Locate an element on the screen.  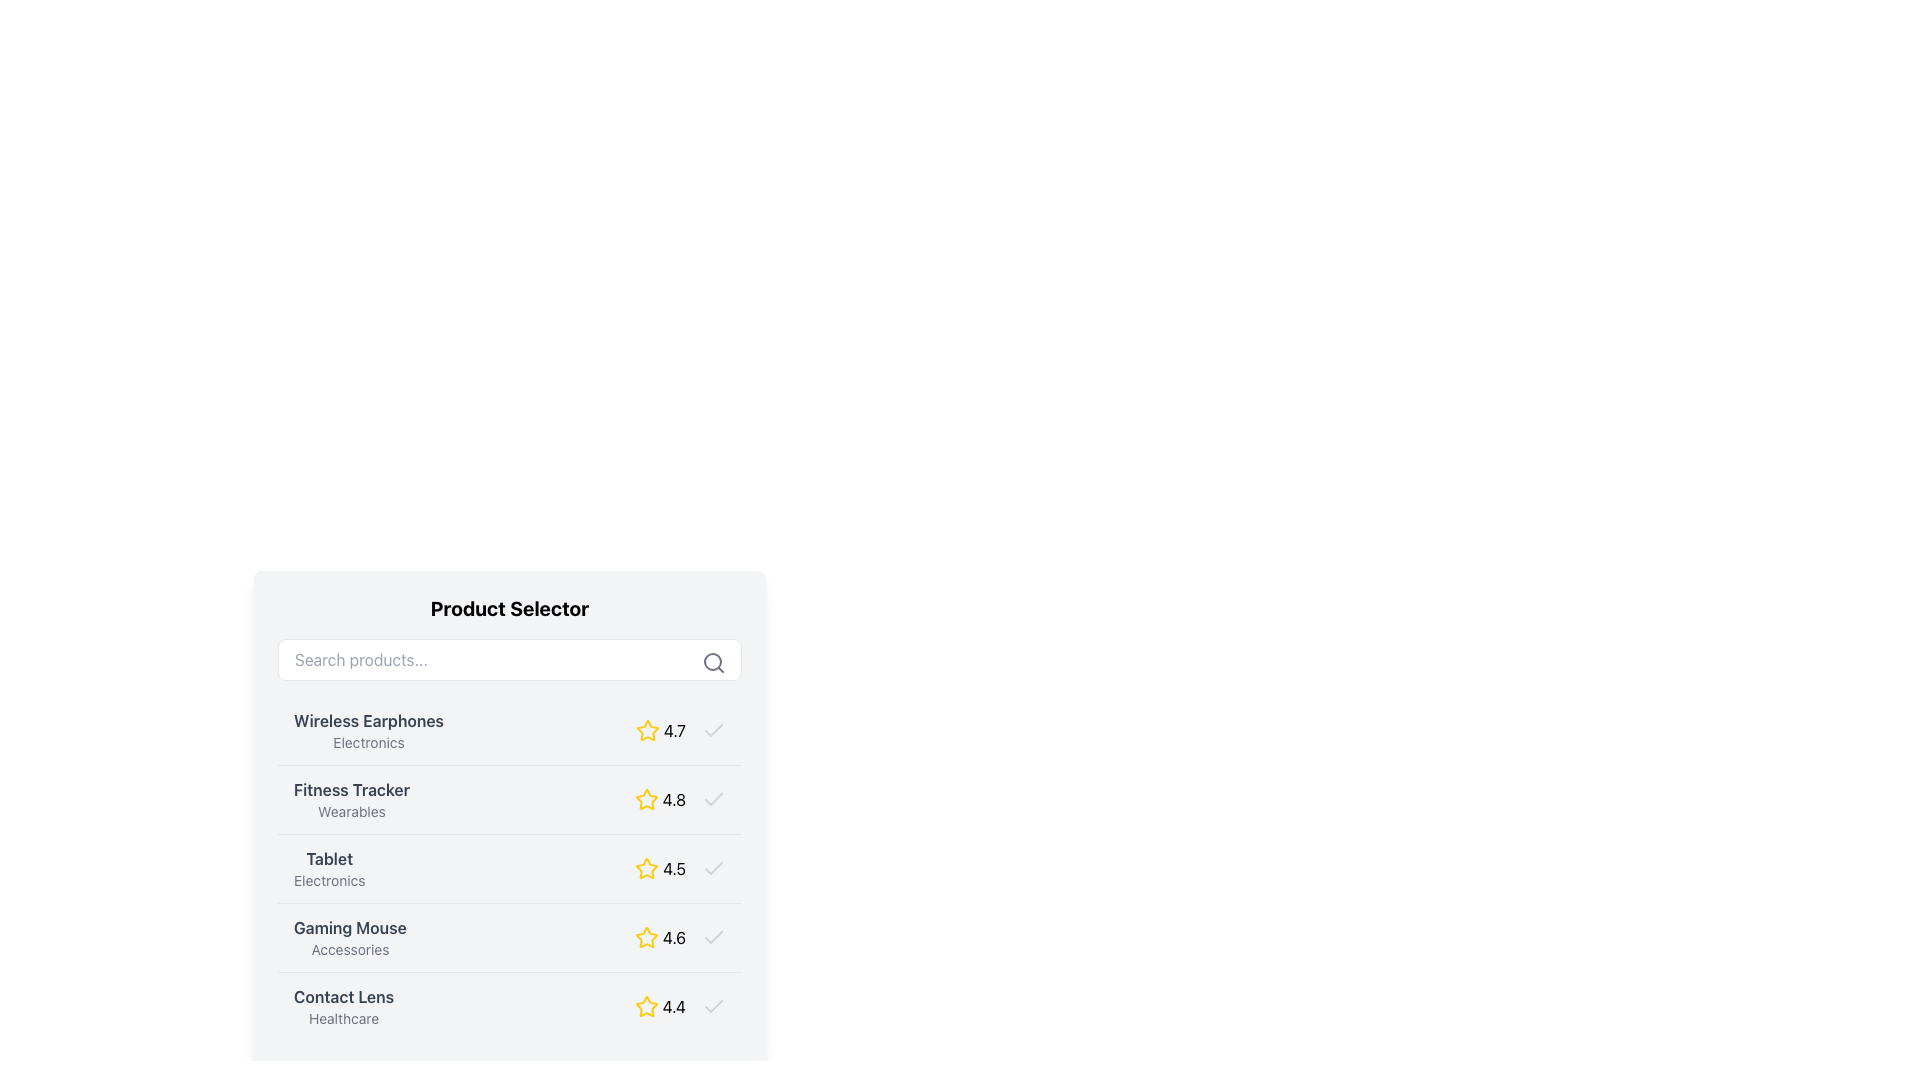
the static text label reading 'Healthcare', which is styled in a smaller font size and light gray color, located directly beneath the 'Contact Lens' title is located at coordinates (344, 1018).